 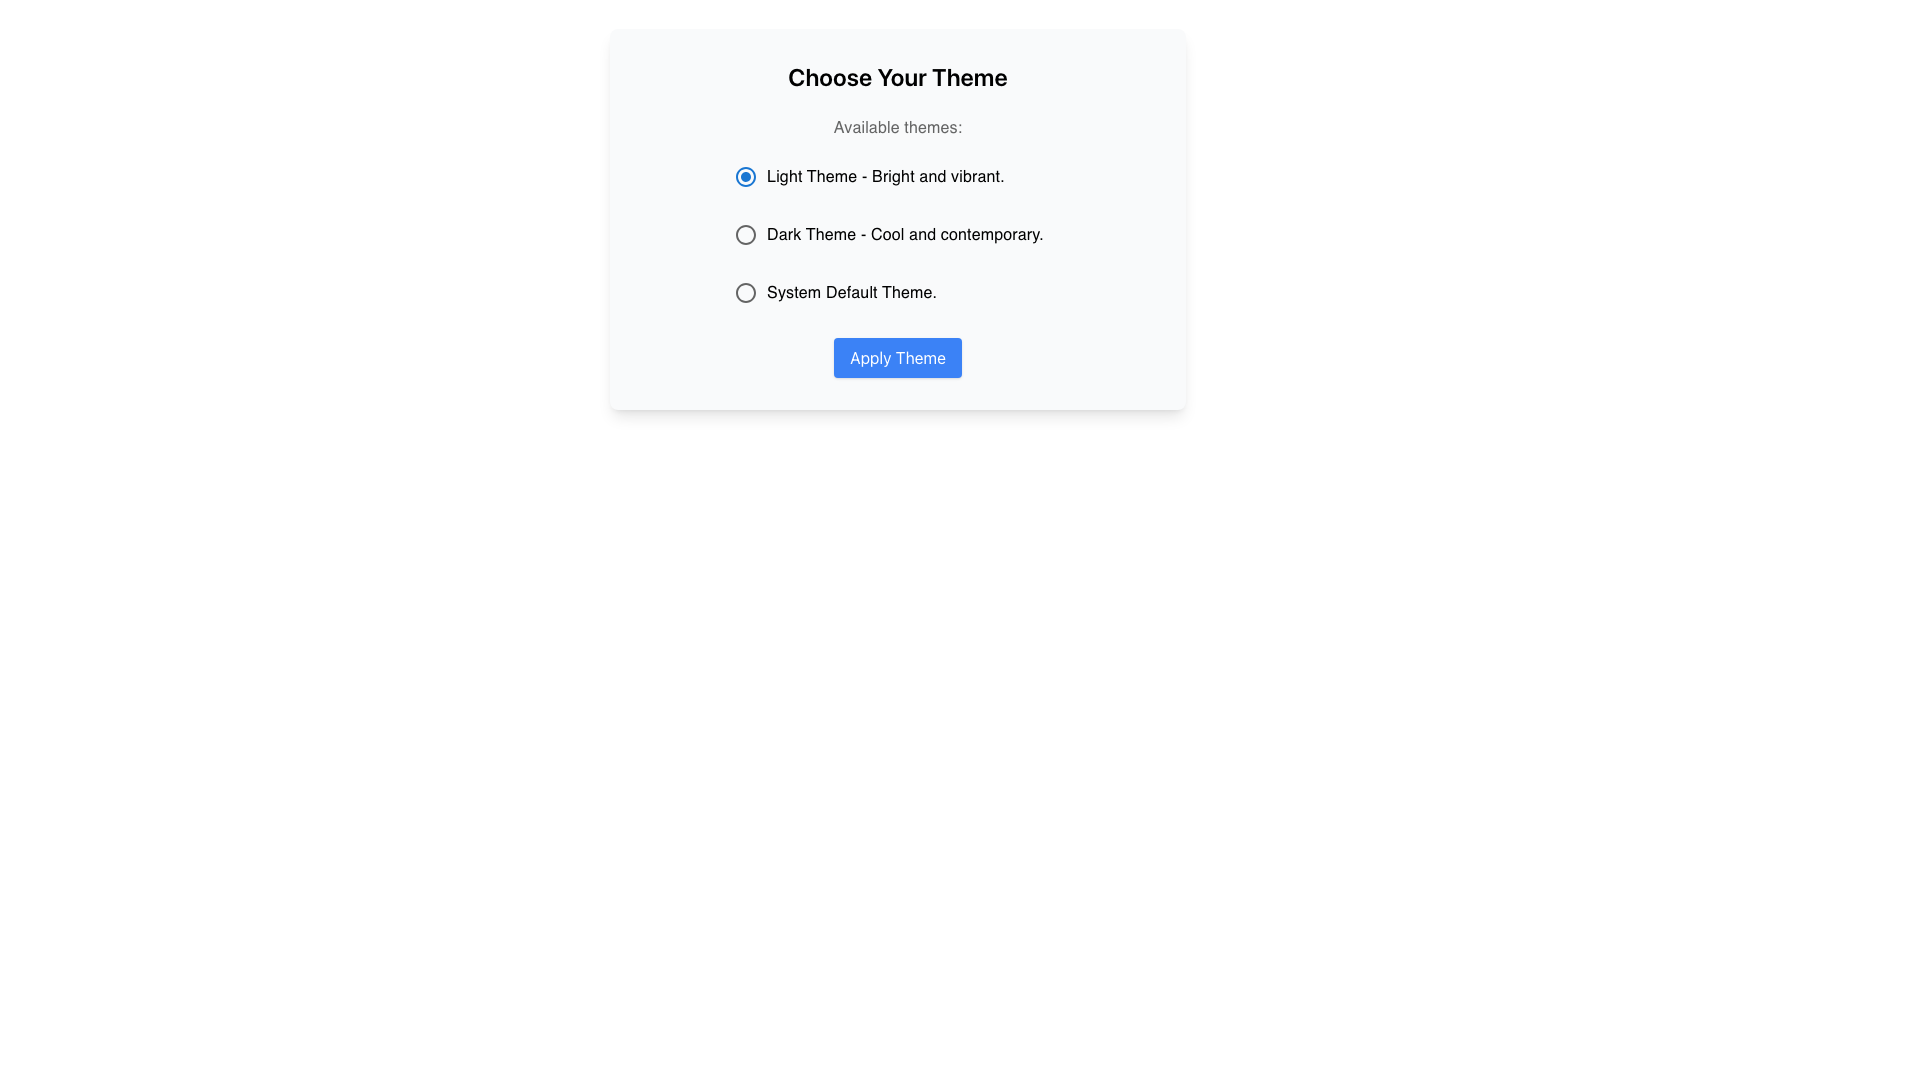 What do you see at coordinates (745, 176) in the screenshot?
I see `the radio button indicator for the 'Light Theme' option` at bounding box center [745, 176].